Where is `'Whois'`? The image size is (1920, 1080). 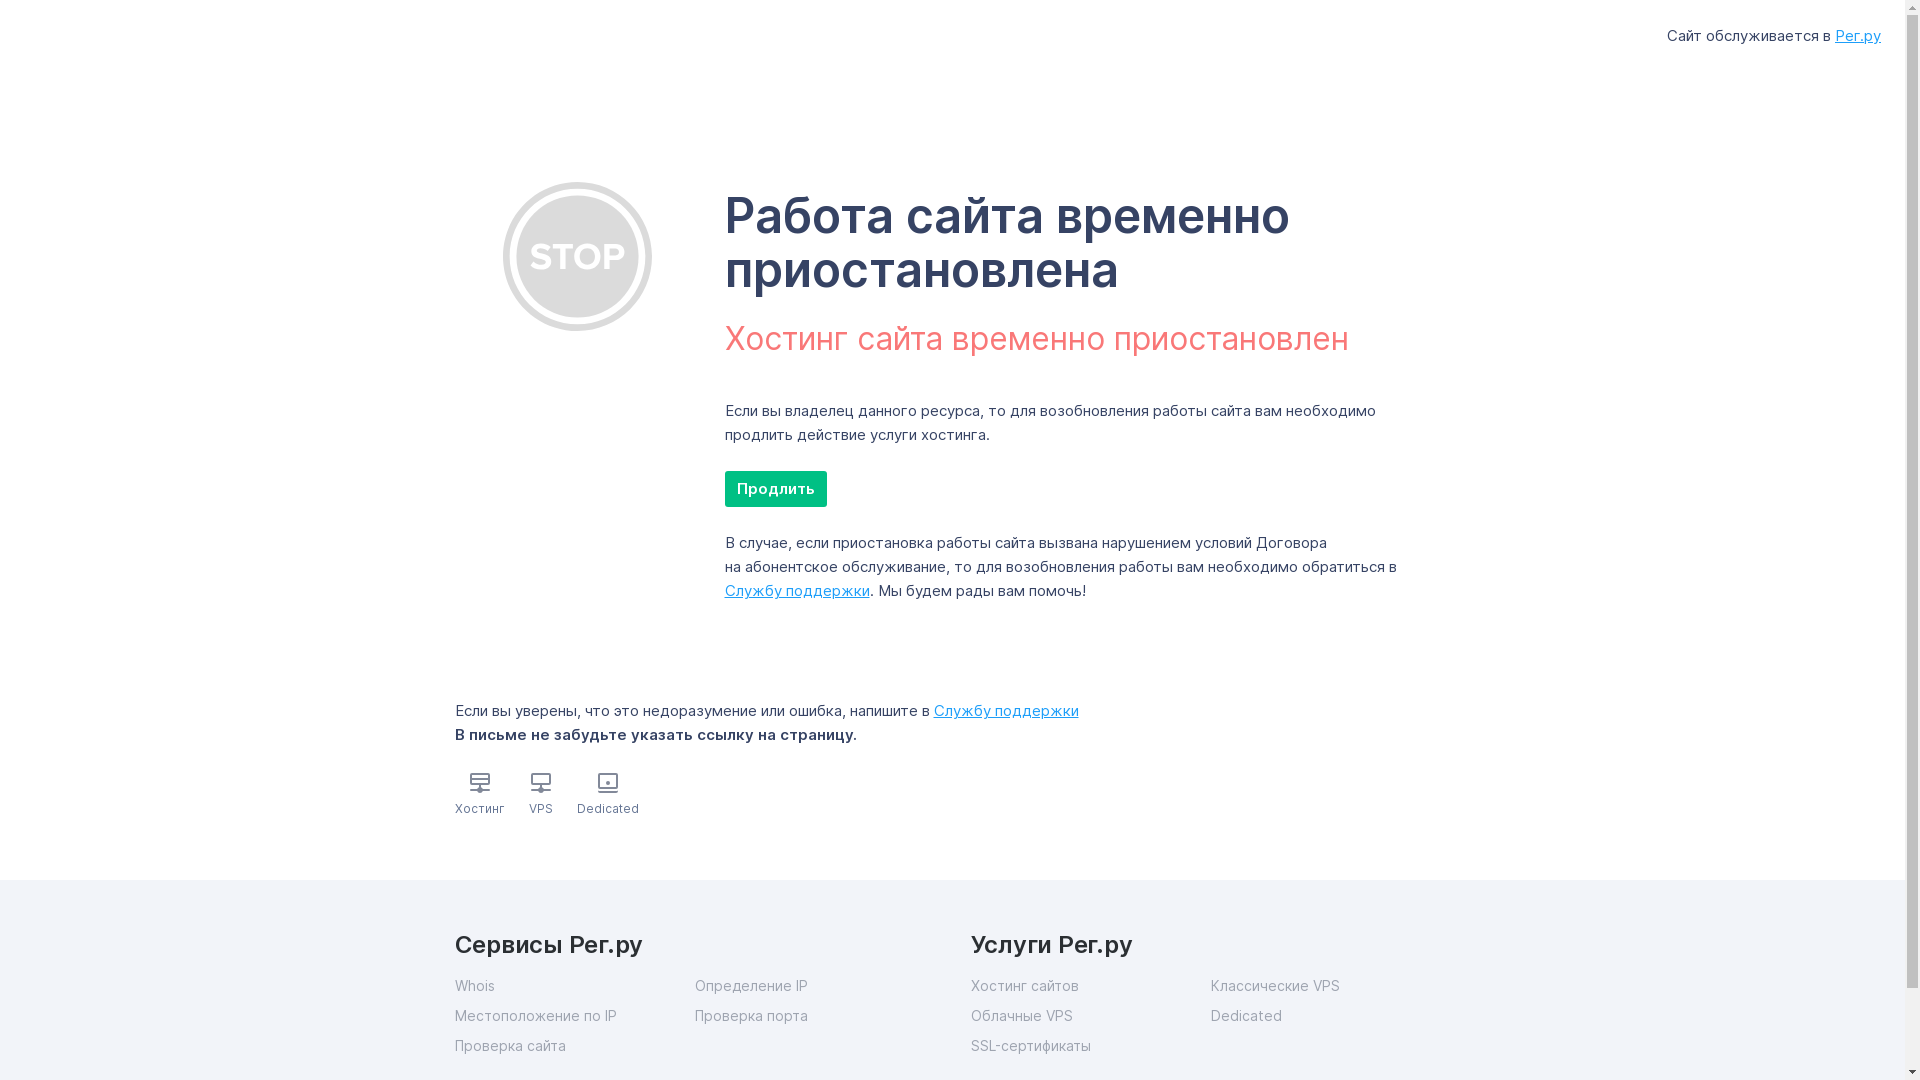
'Whois' is located at coordinates (453, 985).